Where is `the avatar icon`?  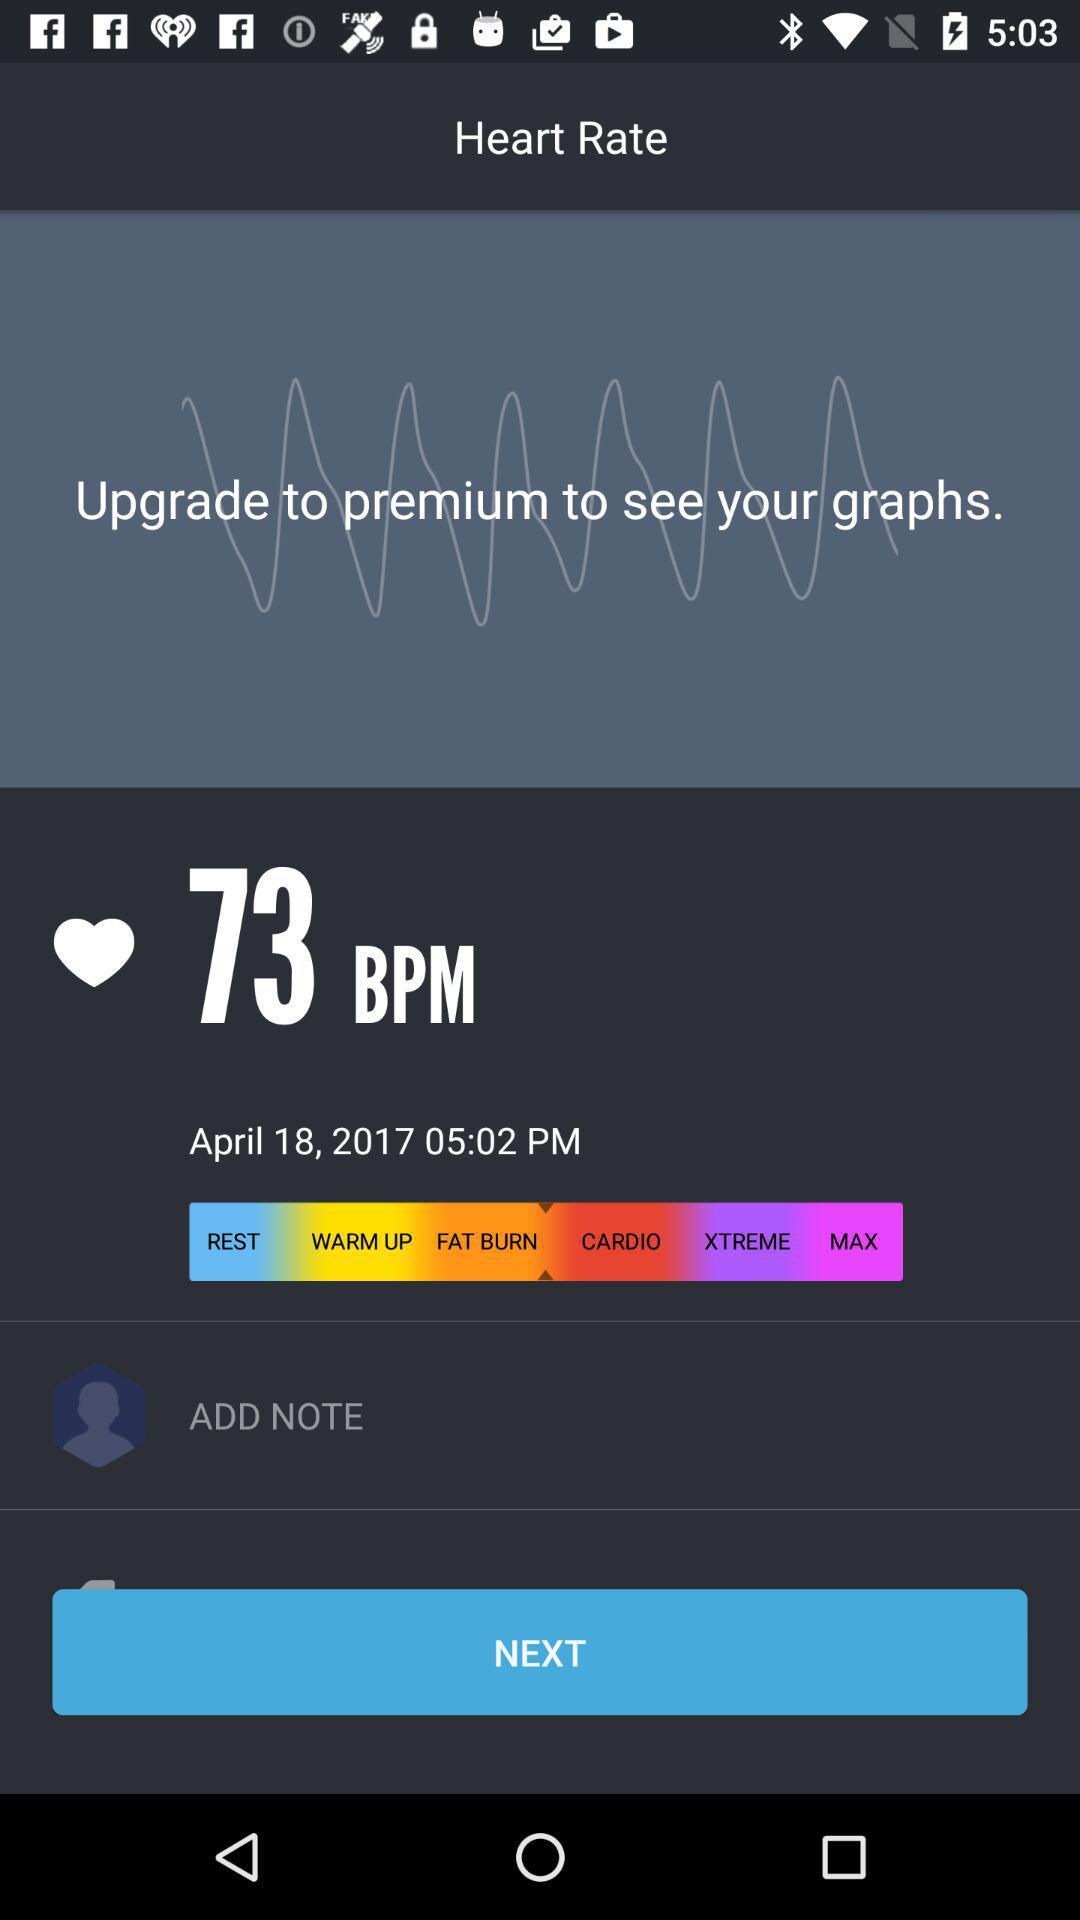 the avatar icon is located at coordinates (98, 1414).